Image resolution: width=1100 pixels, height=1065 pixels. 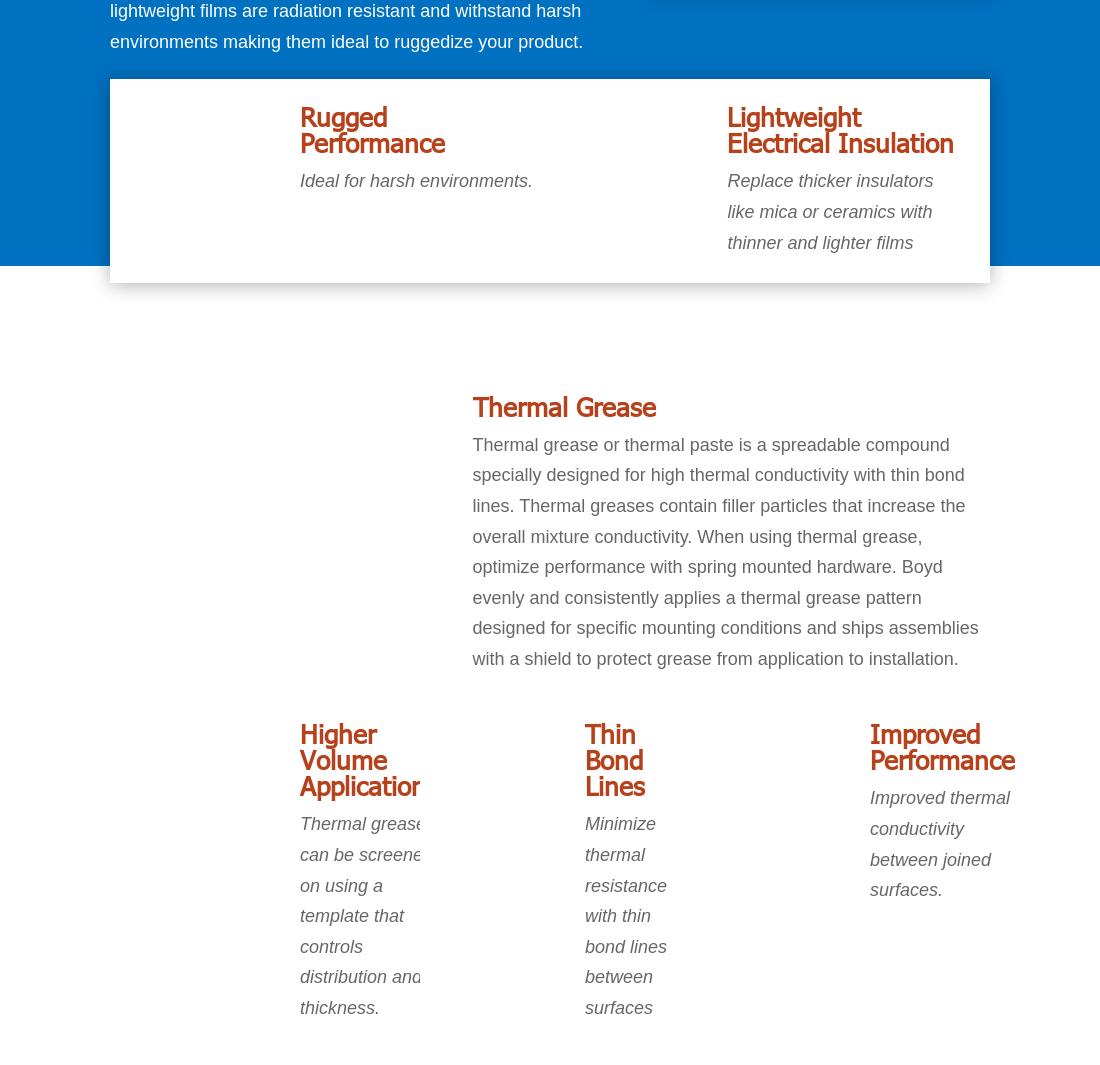 I want to click on 'Thin Bond Lines', so click(x=613, y=759).